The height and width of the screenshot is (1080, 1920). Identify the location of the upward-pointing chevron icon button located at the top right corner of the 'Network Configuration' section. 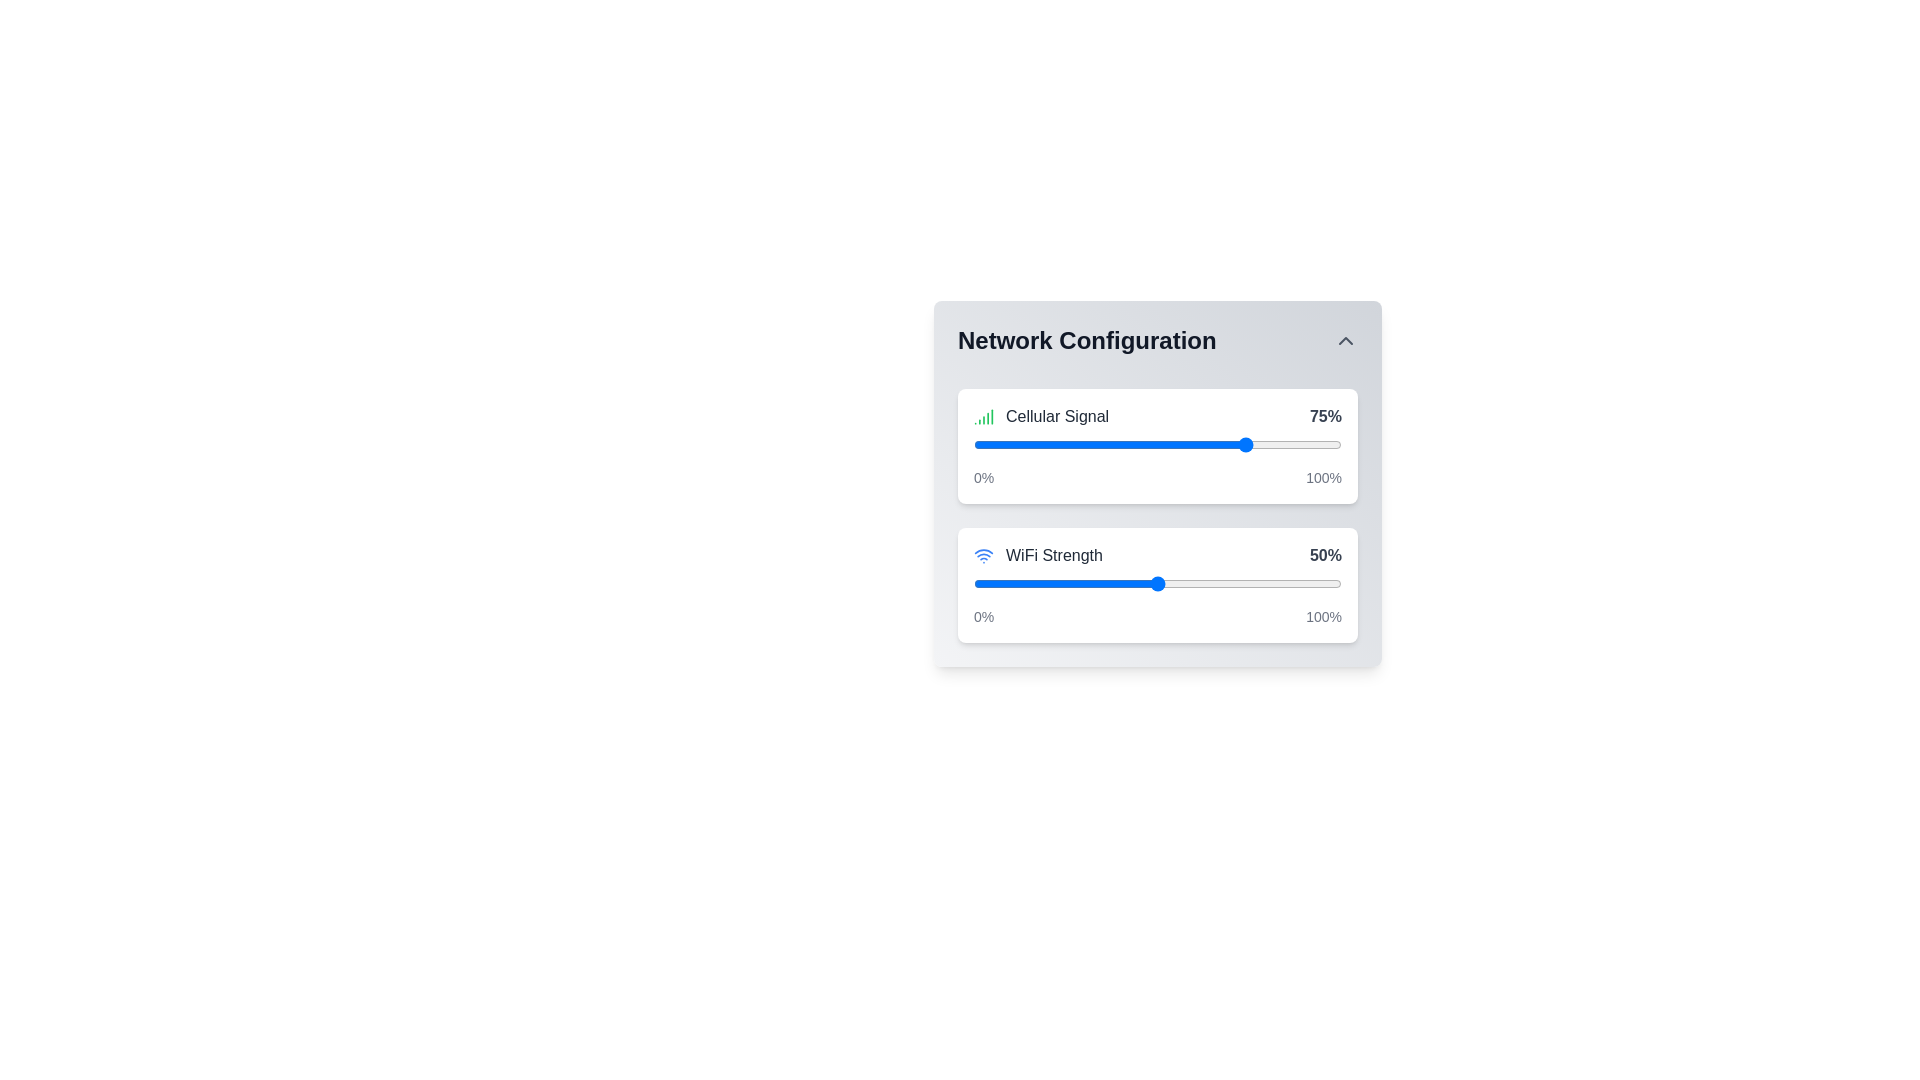
(1345, 339).